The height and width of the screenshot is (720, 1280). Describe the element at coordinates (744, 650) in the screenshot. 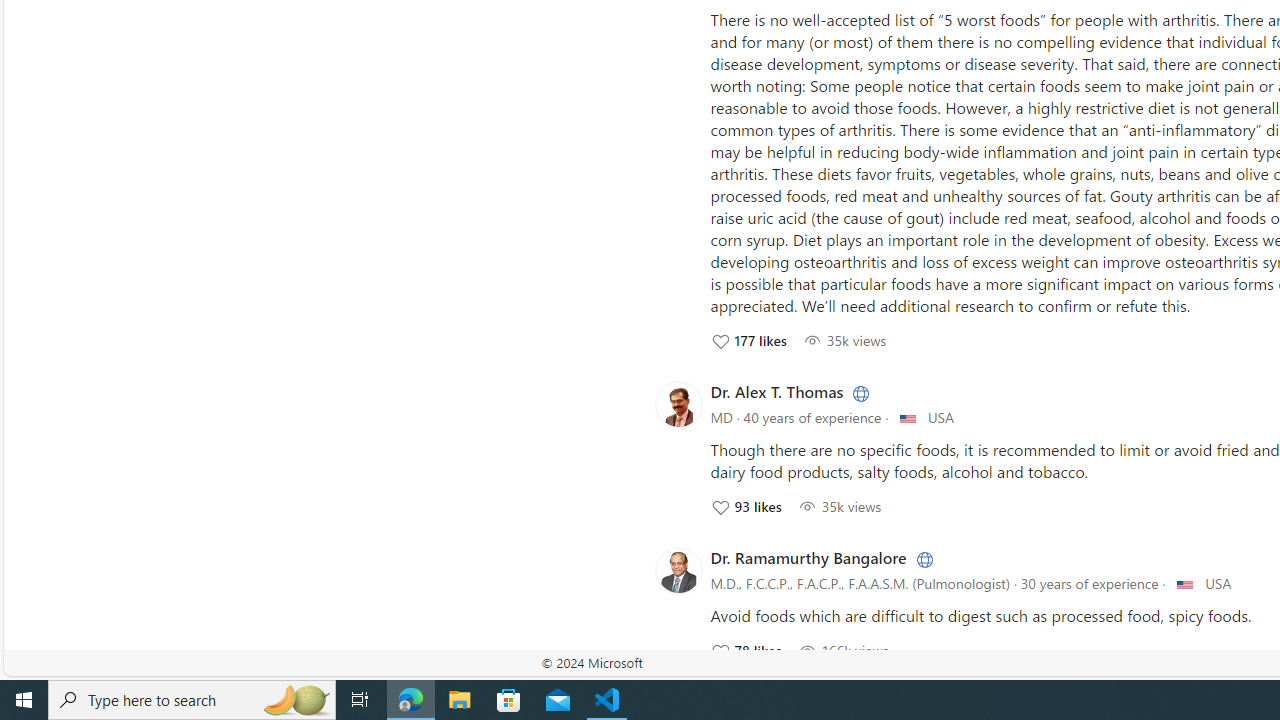

I see `'78 Like; Click to Like'` at that location.